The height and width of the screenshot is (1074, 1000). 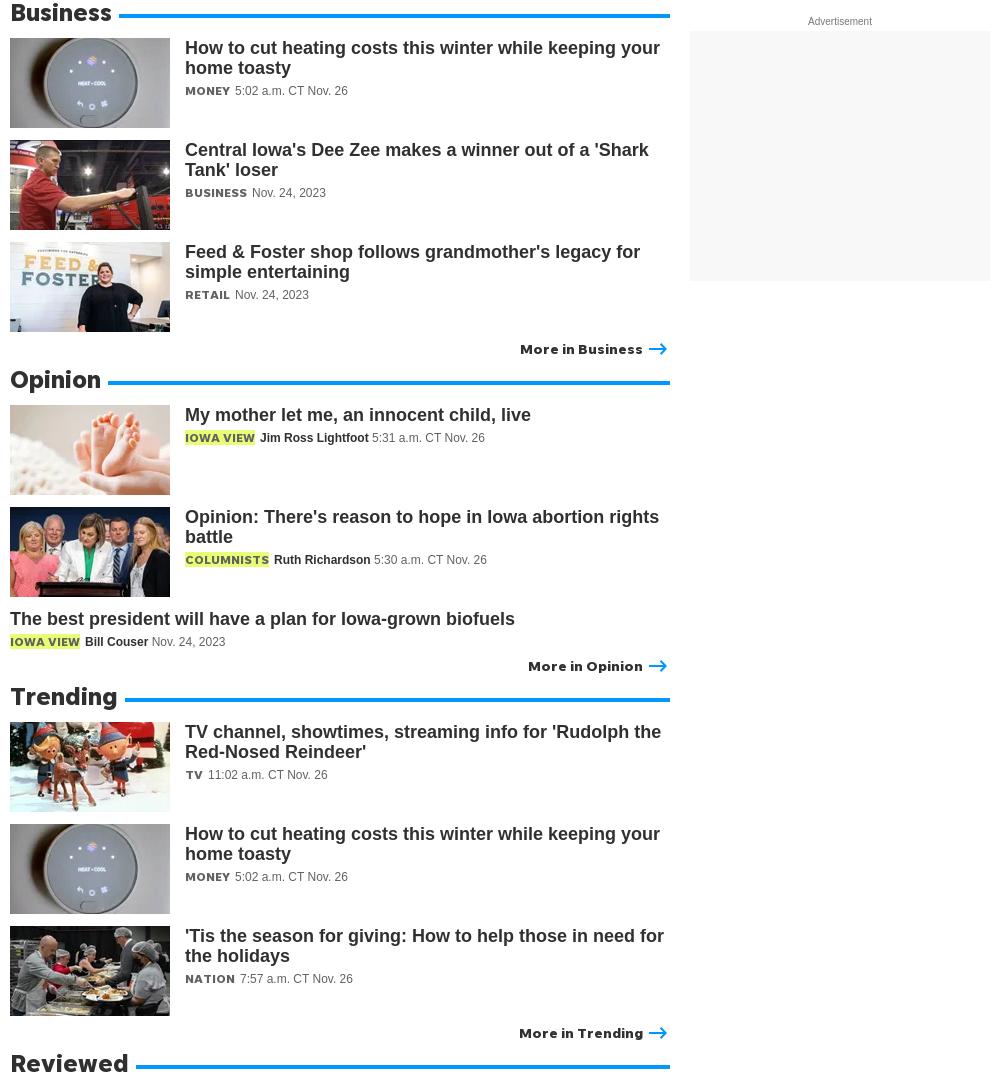 What do you see at coordinates (412, 260) in the screenshot?
I see `'Feed & Foster shop follows grandmother's legacy for simple entertaining'` at bounding box center [412, 260].